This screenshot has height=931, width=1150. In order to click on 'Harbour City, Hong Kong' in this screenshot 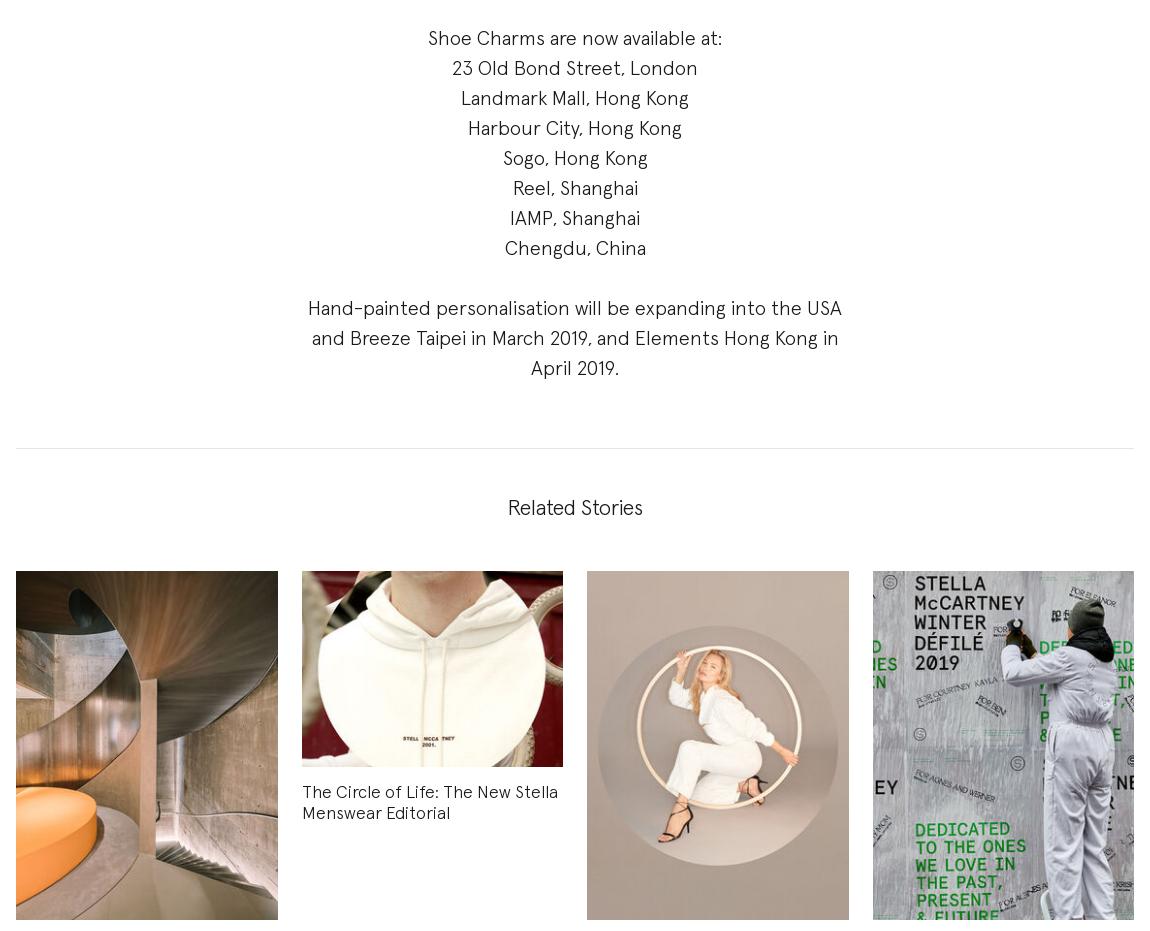, I will do `click(575, 129)`.